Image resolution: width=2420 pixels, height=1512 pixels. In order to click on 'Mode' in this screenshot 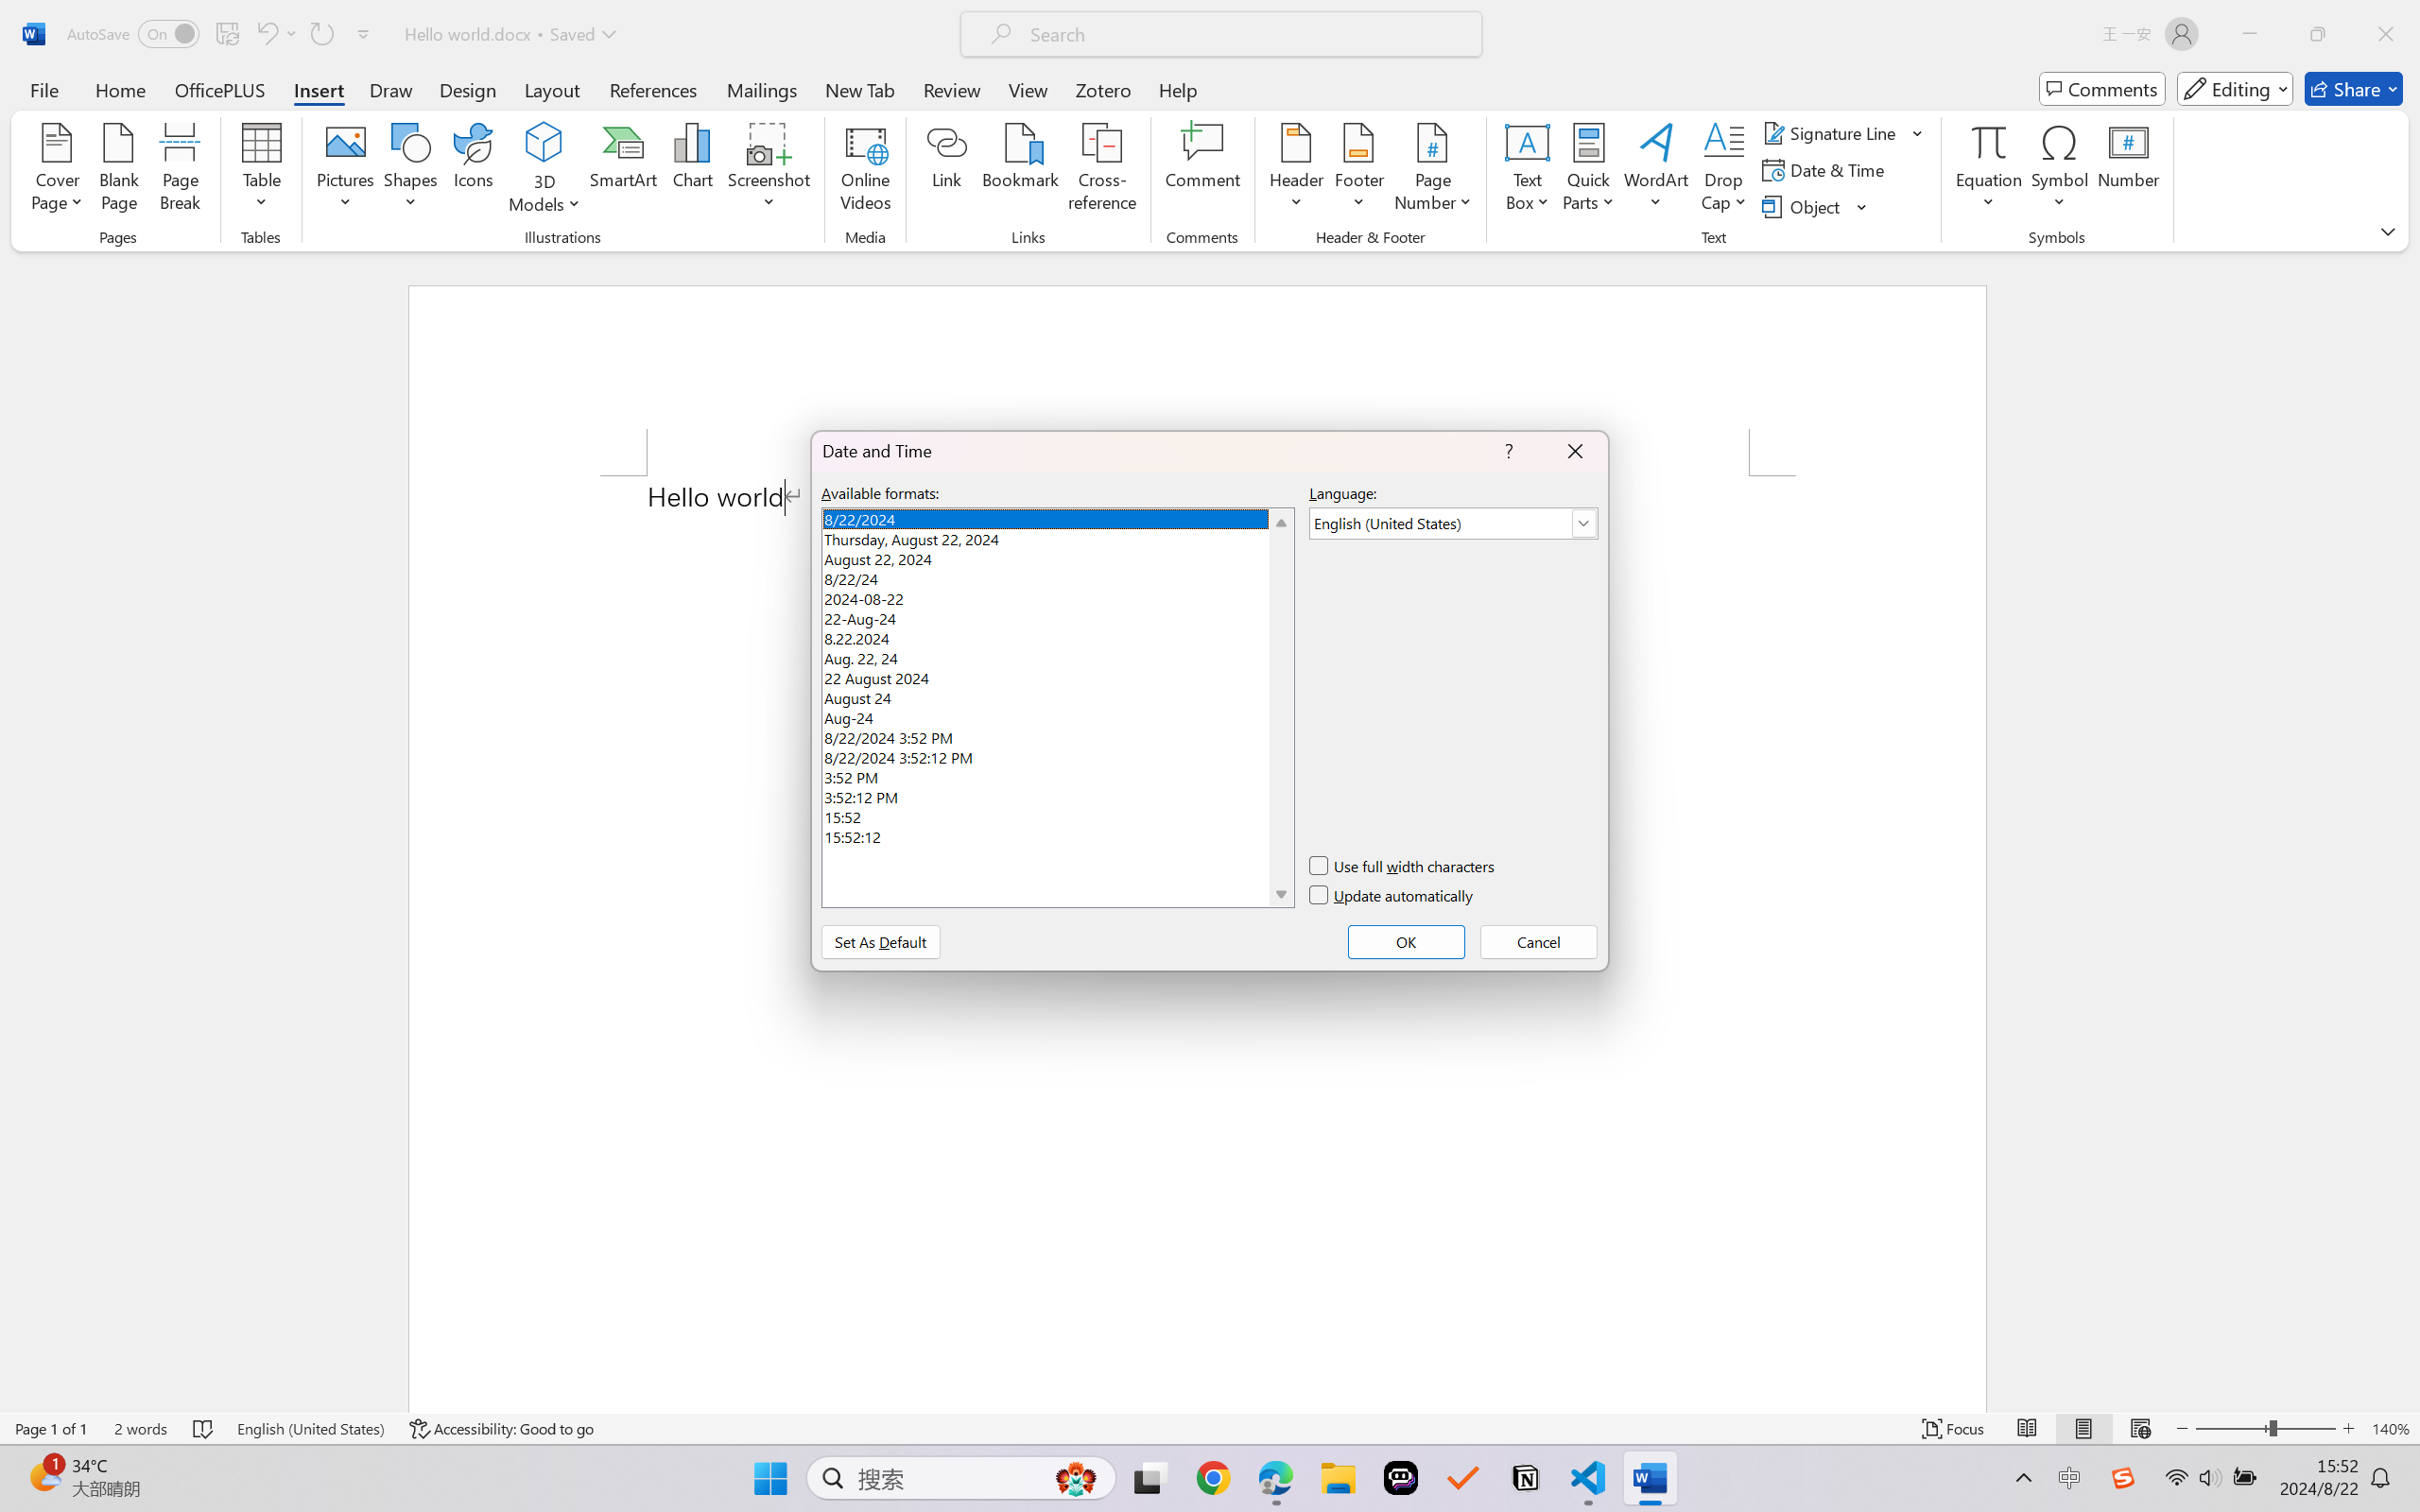, I will do `click(2235, 88)`.